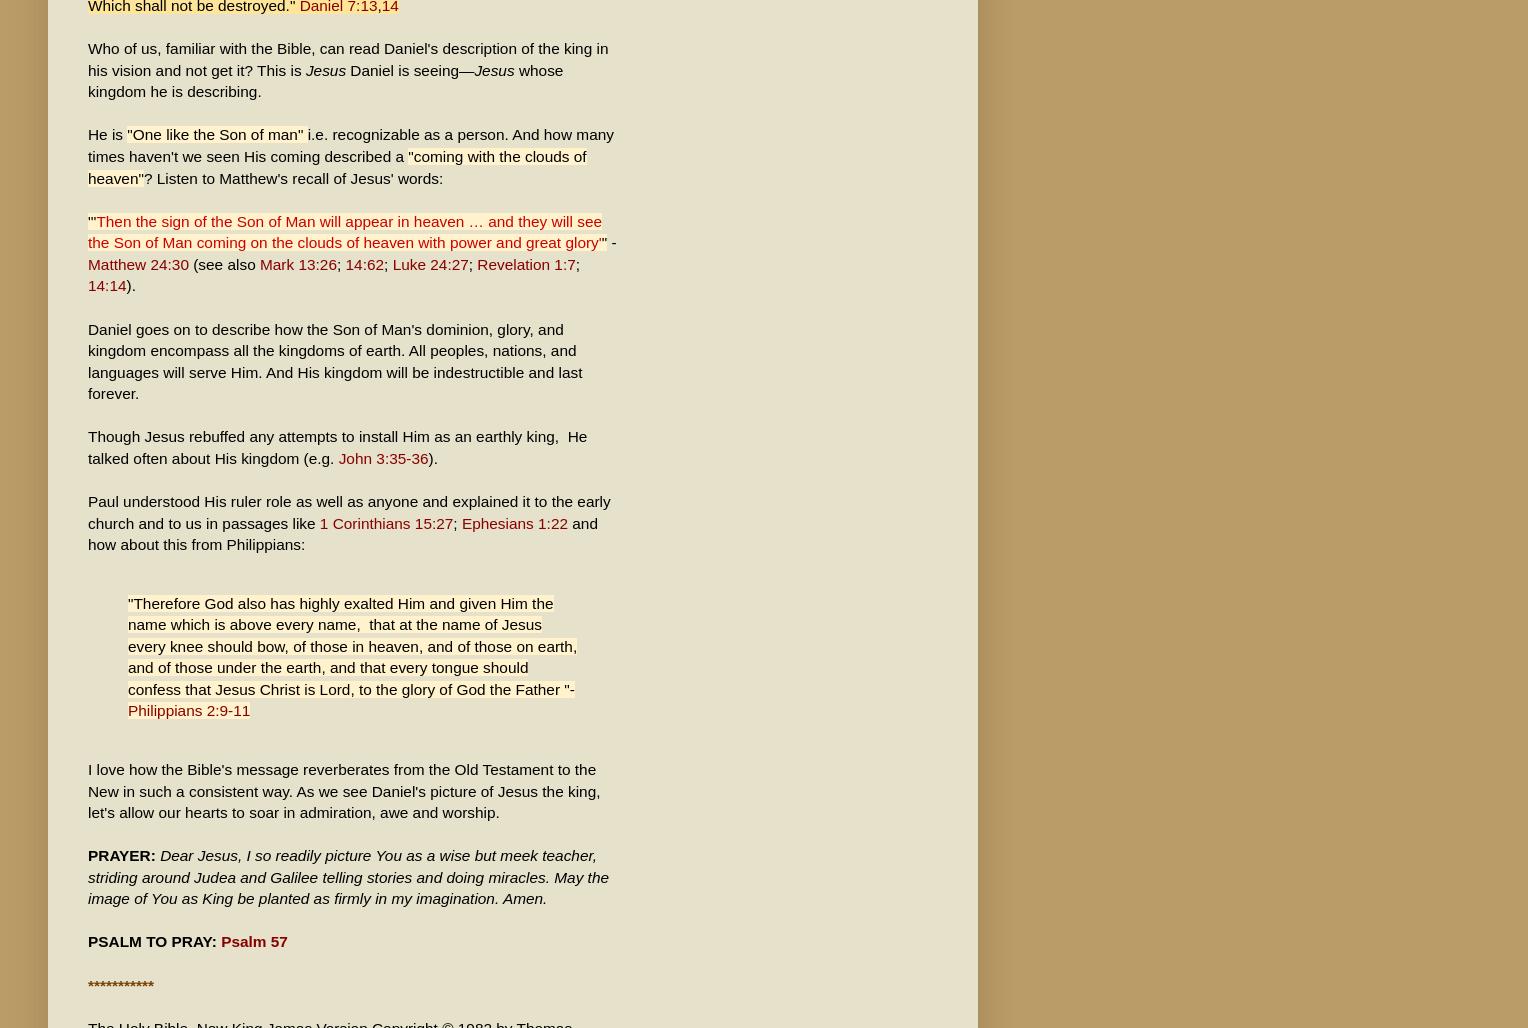  I want to click on 'Daniel is seeing—', so click(344, 68).